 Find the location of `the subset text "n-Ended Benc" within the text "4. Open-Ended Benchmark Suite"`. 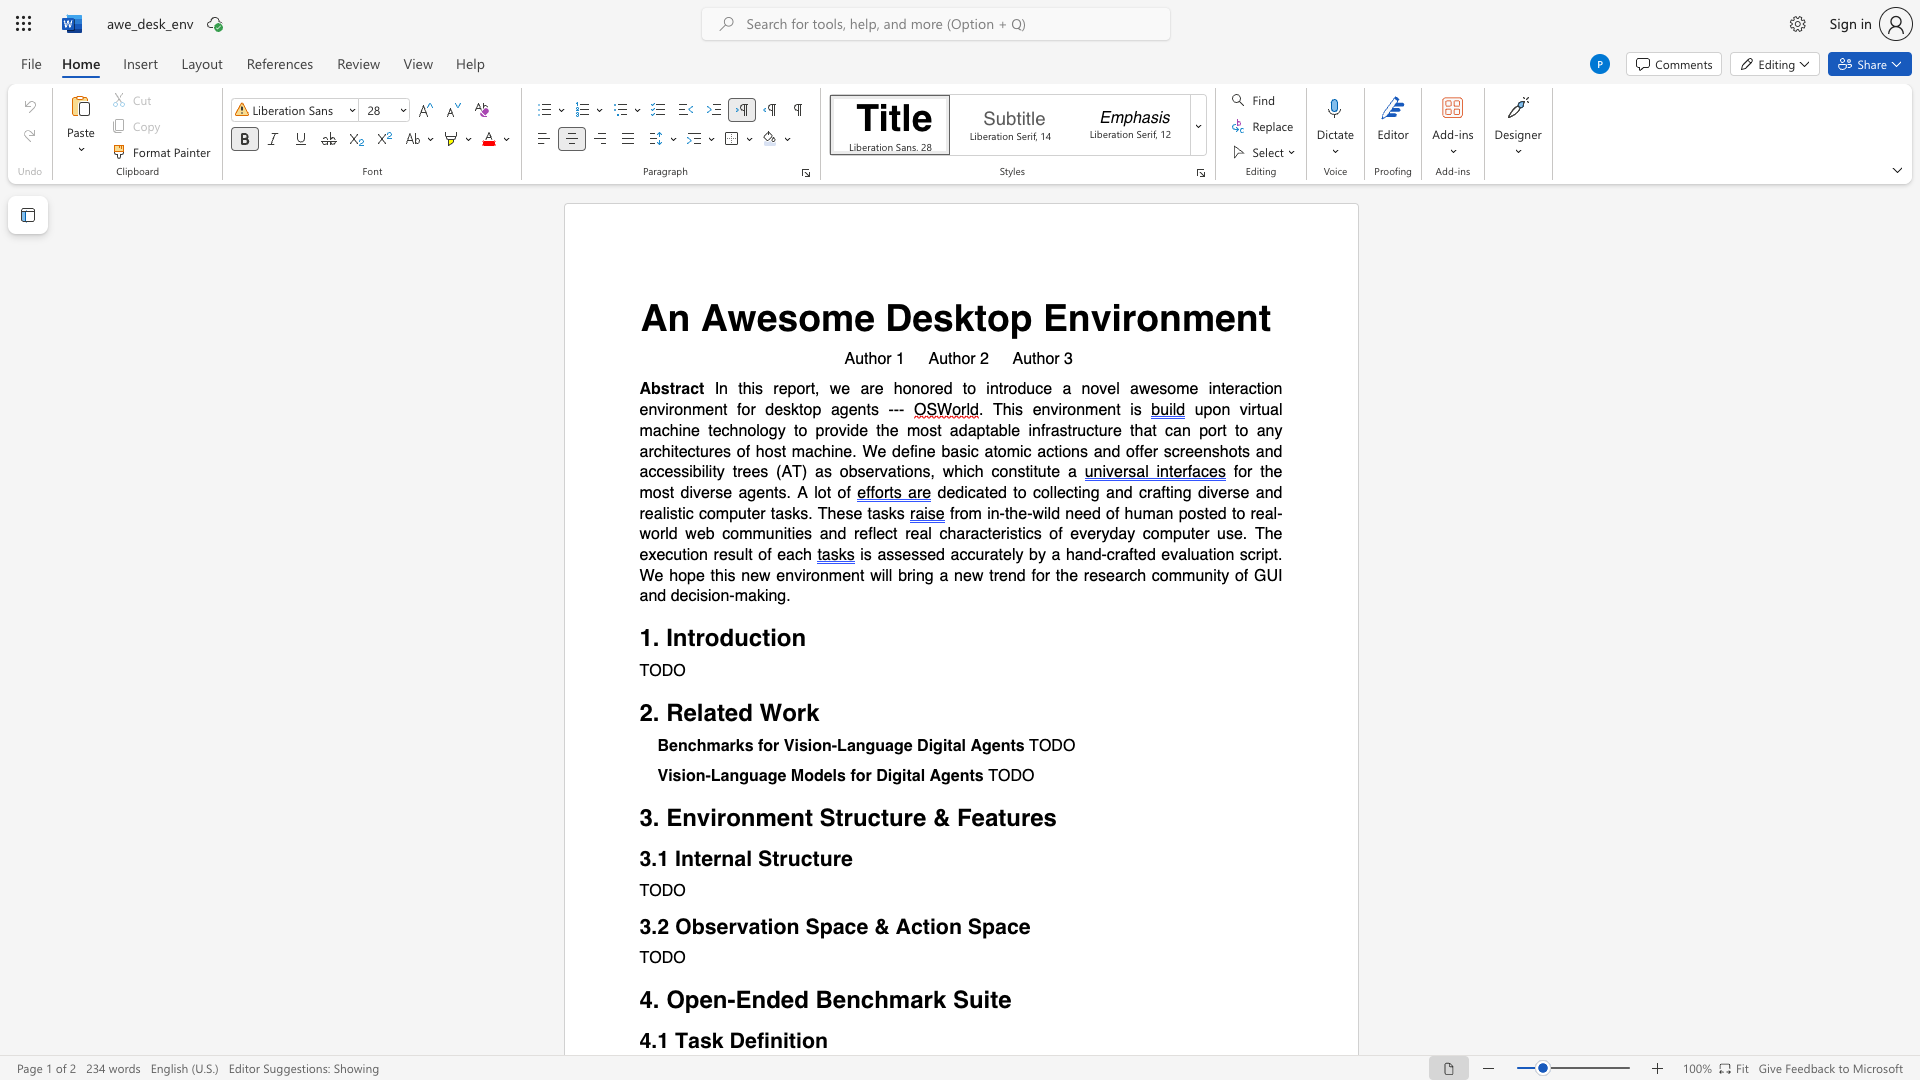

the subset text "n-Ended Benc" within the text "4. Open-Ended Benchmark Suite" is located at coordinates (712, 1000).